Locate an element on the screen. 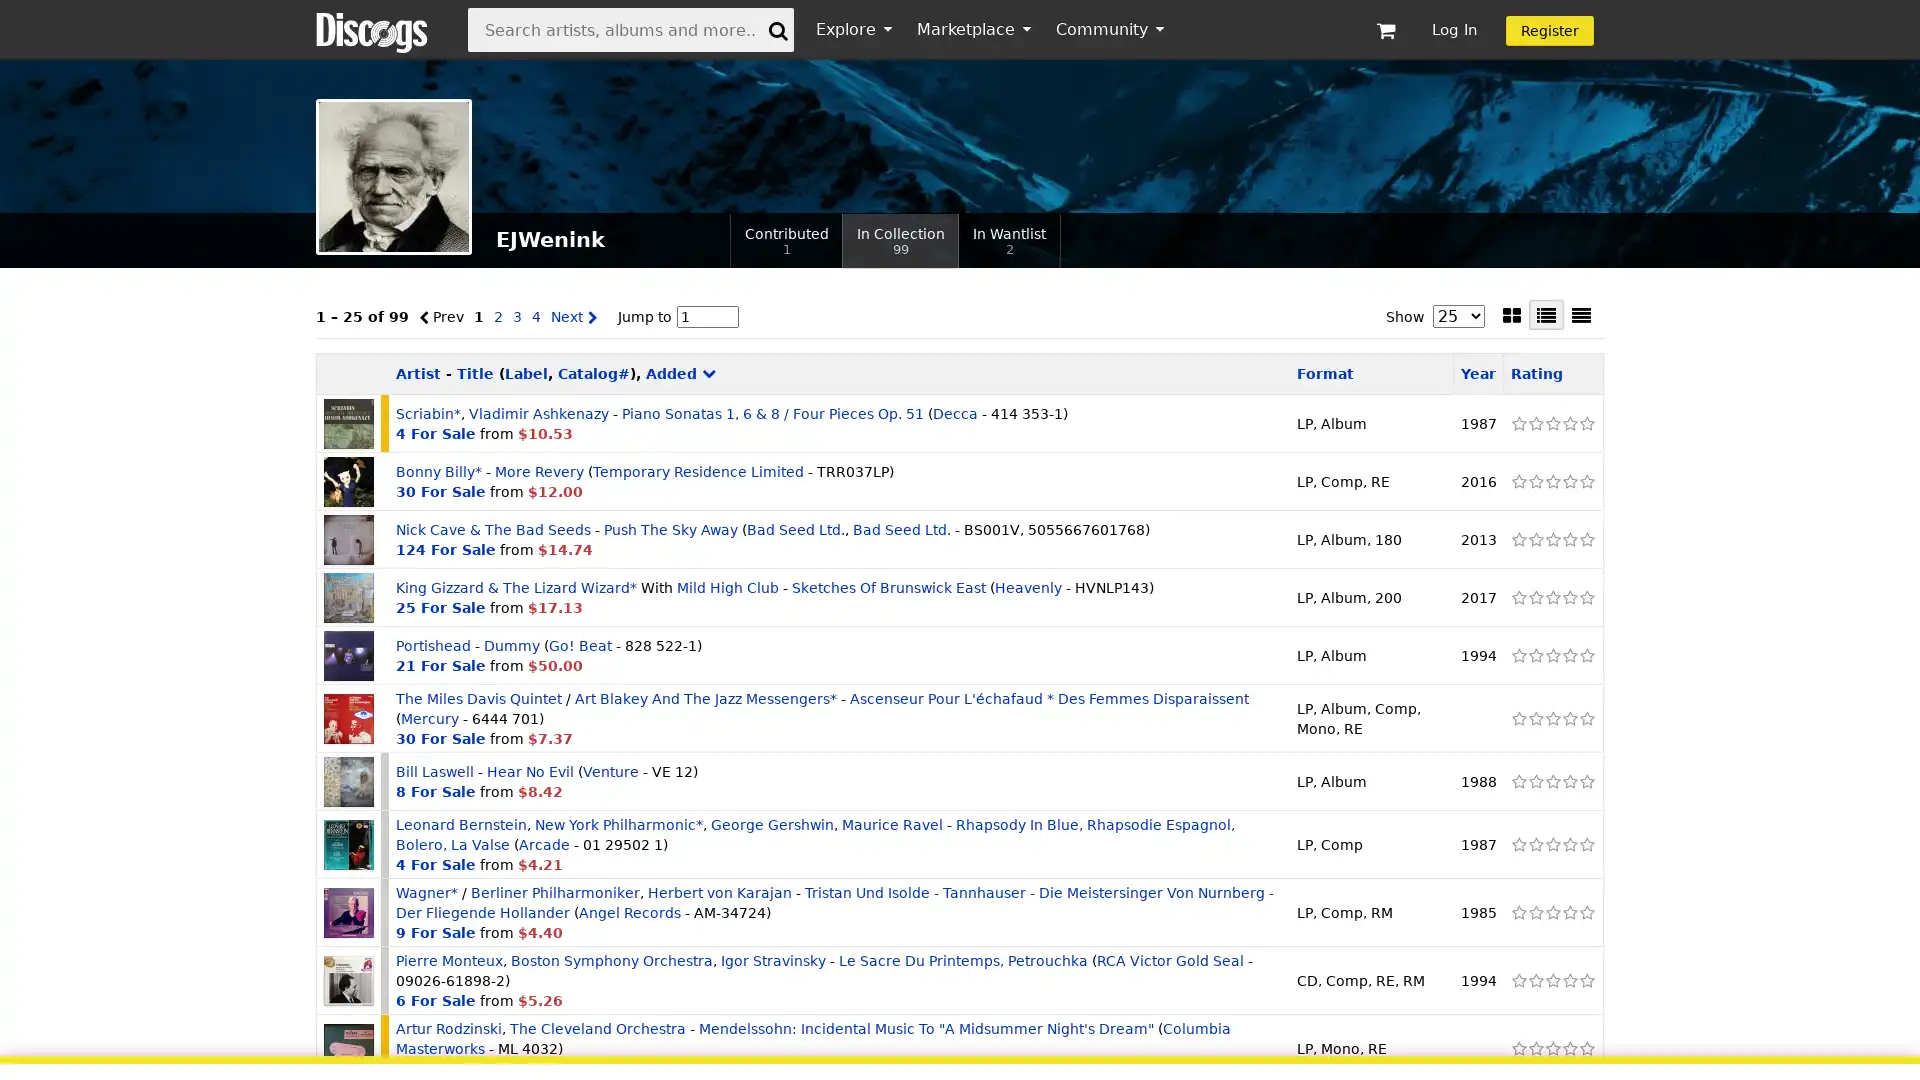 Image resolution: width=1920 pixels, height=1080 pixels. Rate this release 2 stars. is located at coordinates (1534, 844).